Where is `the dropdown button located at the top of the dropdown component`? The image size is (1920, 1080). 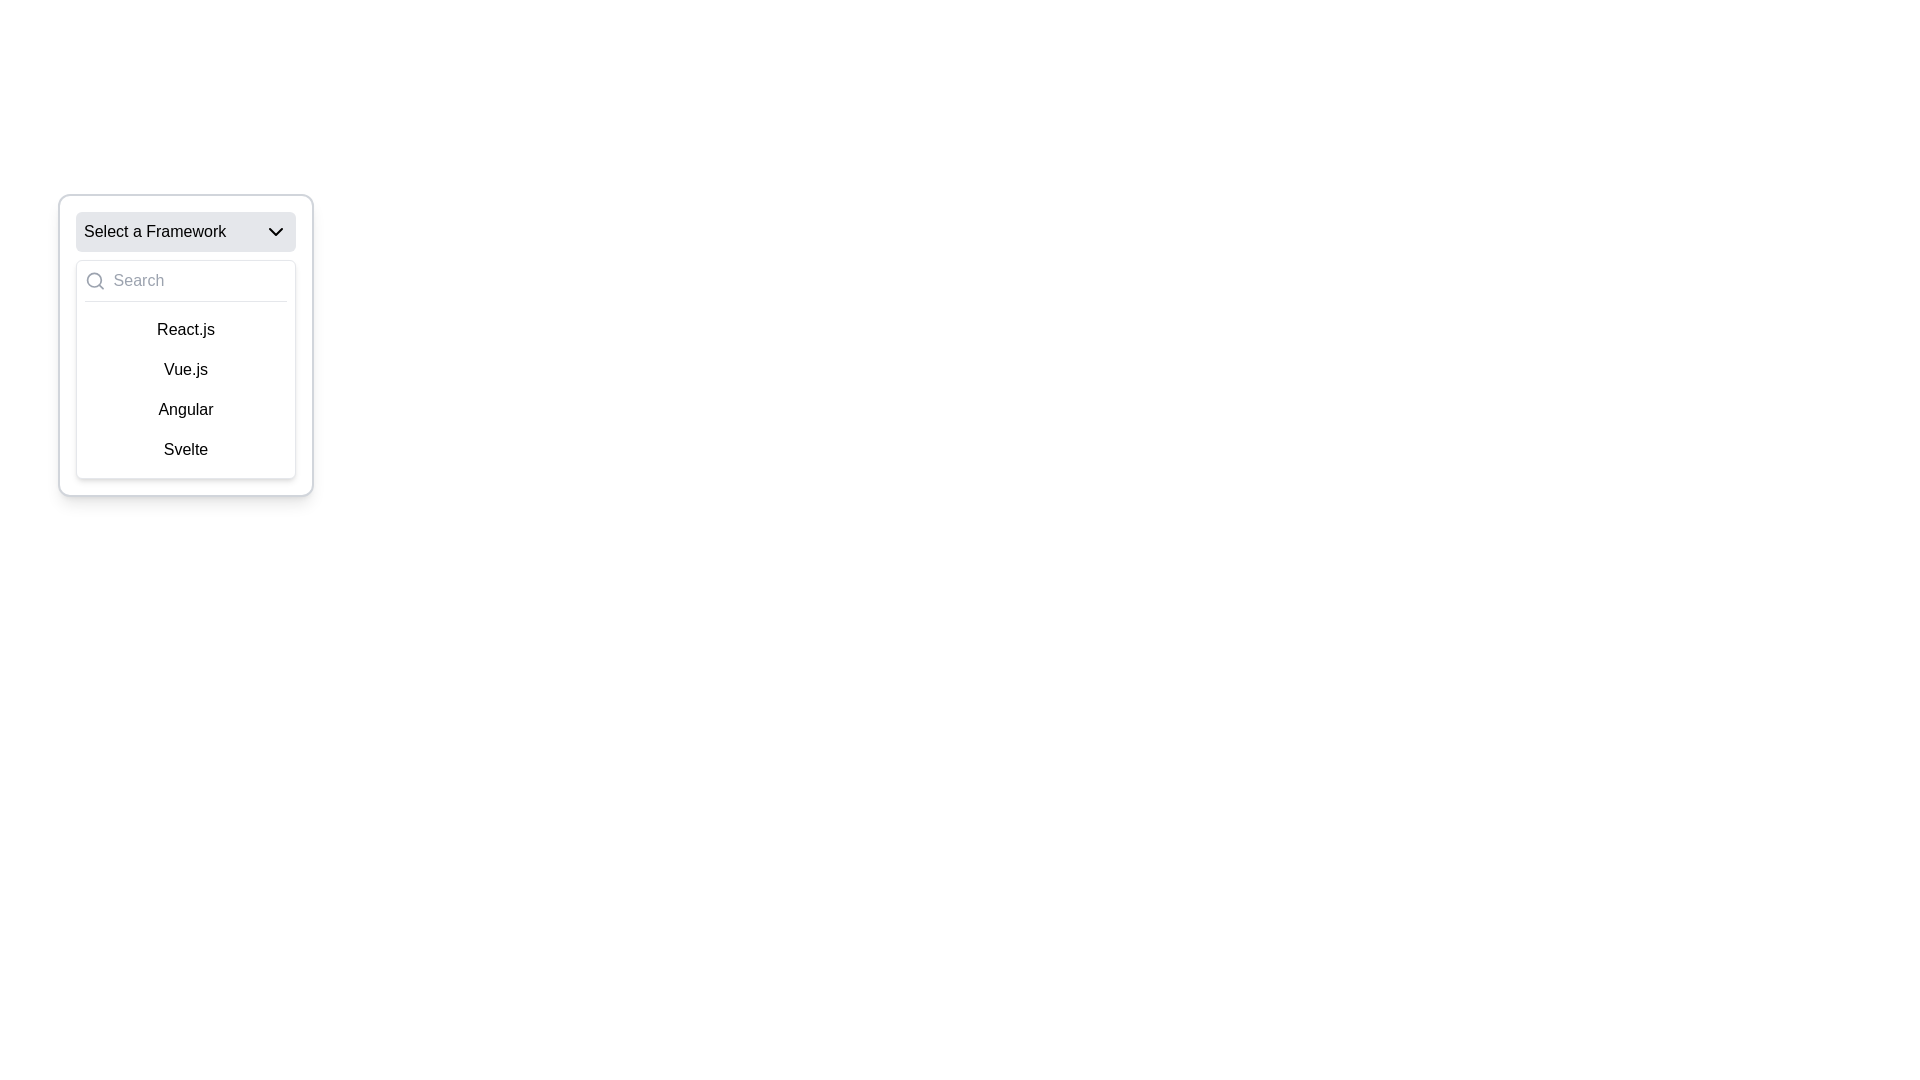 the dropdown button located at the top of the dropdown component is located at coordinates (186, 230).